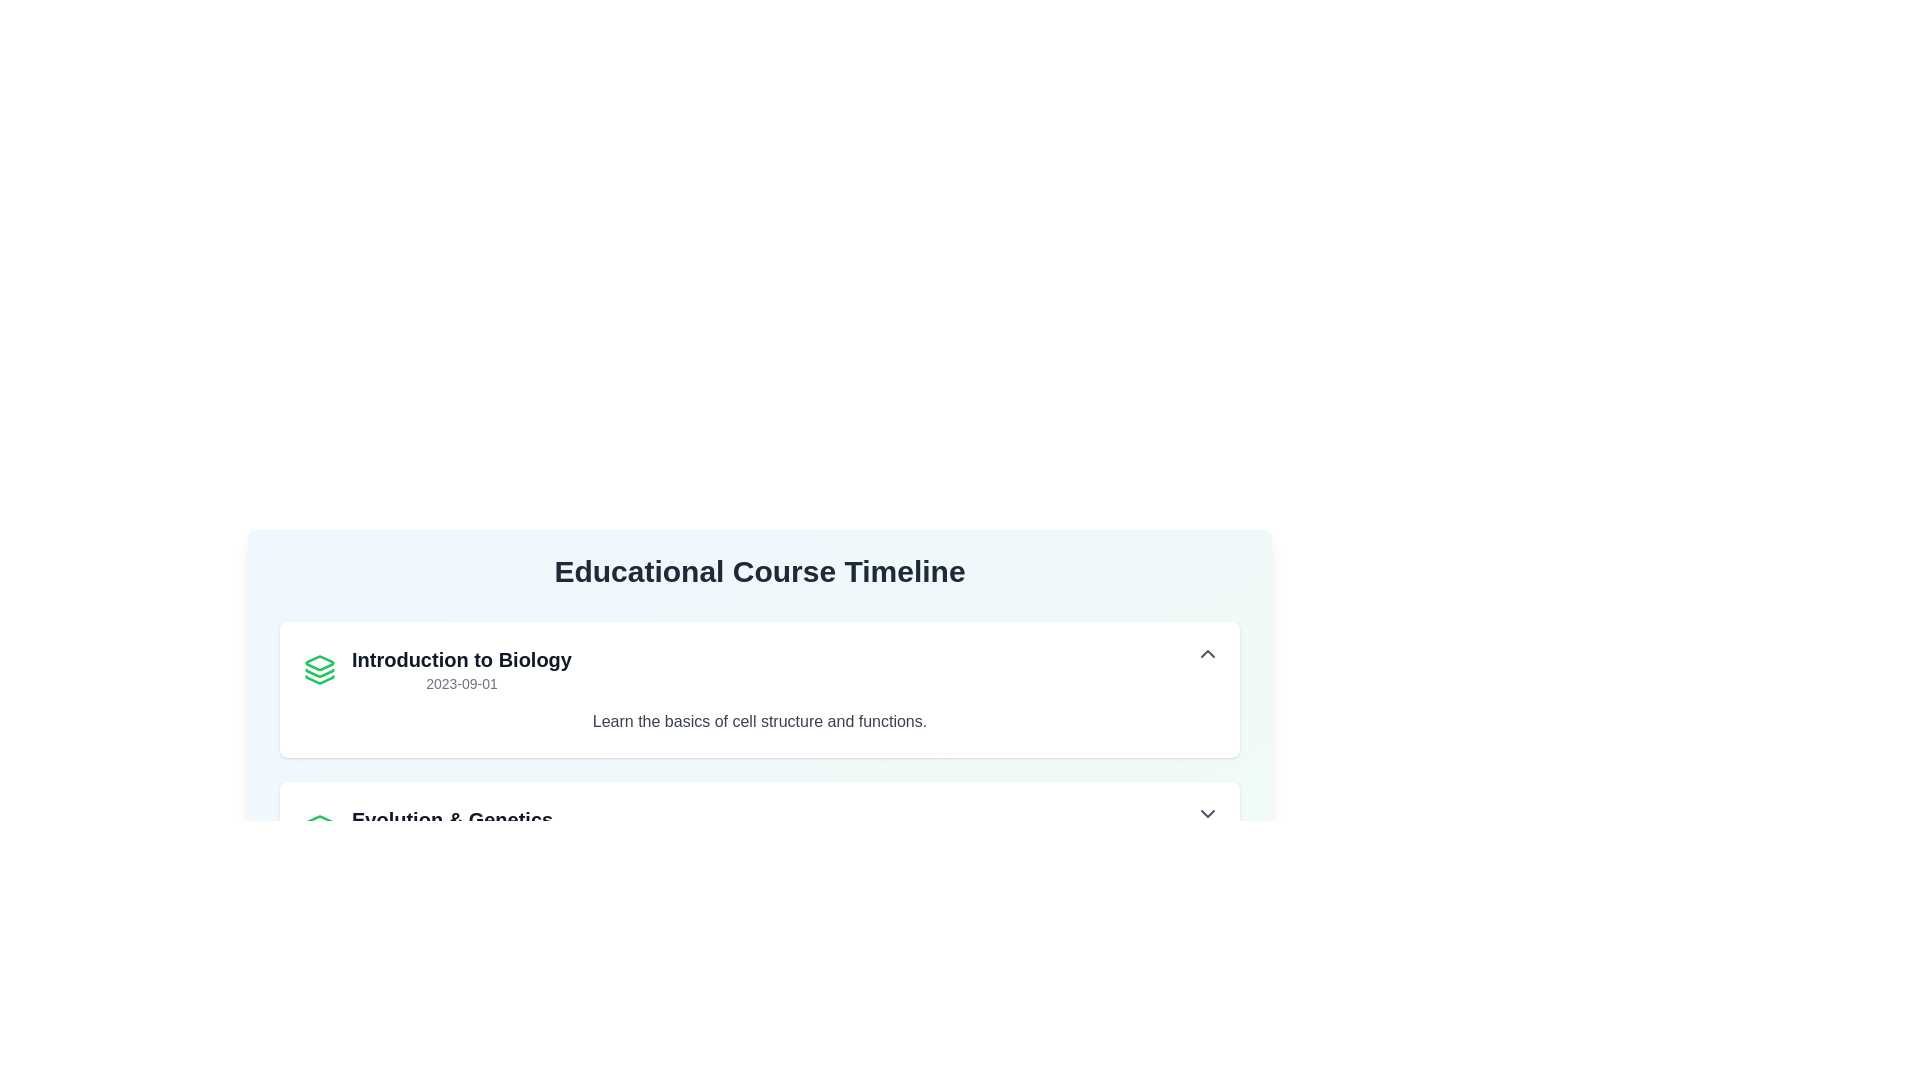 The height and width of the screenshot is (1080, 1920). Describe the element at coordinates (758, 571) in the screenshot. I see `text content of the Text Header located at the top of the section, which serves as the primary header introducing the content that follows` at that location.